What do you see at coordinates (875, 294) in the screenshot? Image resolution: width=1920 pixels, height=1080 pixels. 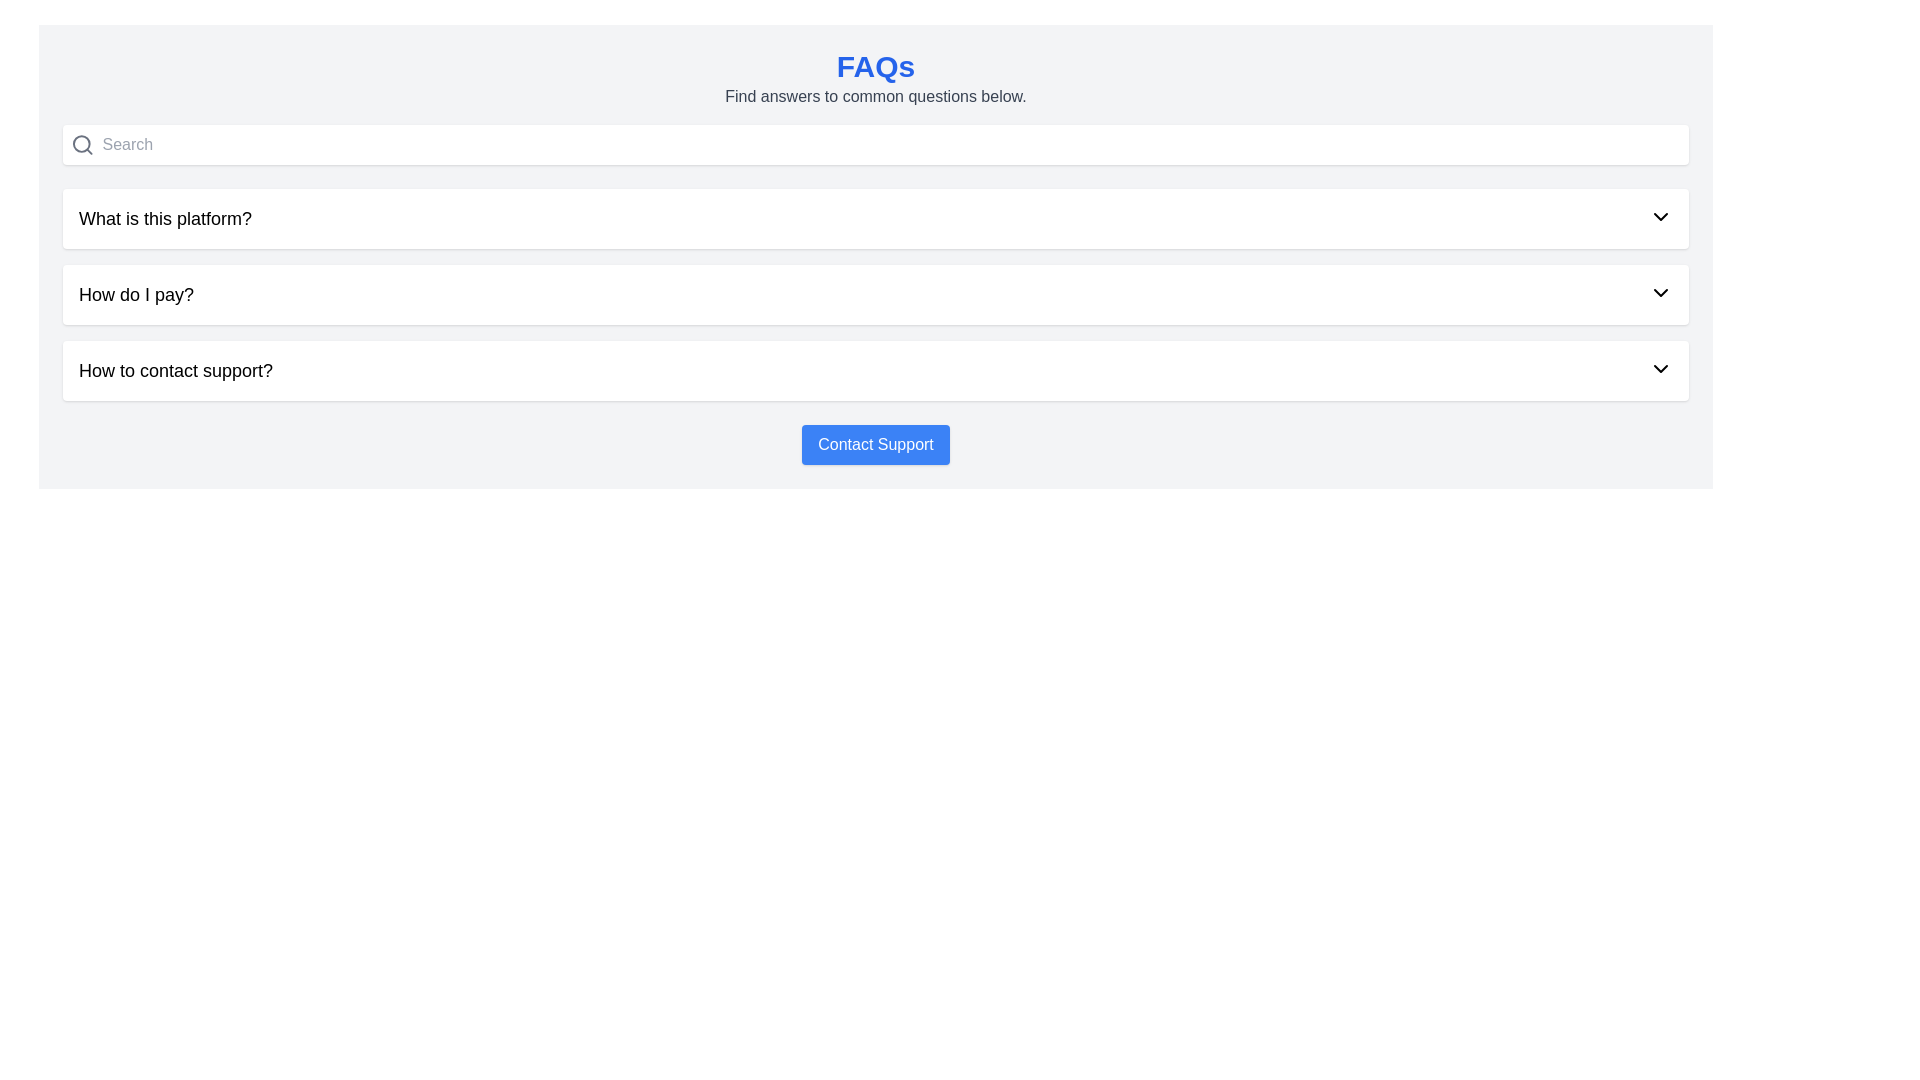 I see `the dropdown item associated with the 'How do I pay?' question` at bounding box center [875, 294].